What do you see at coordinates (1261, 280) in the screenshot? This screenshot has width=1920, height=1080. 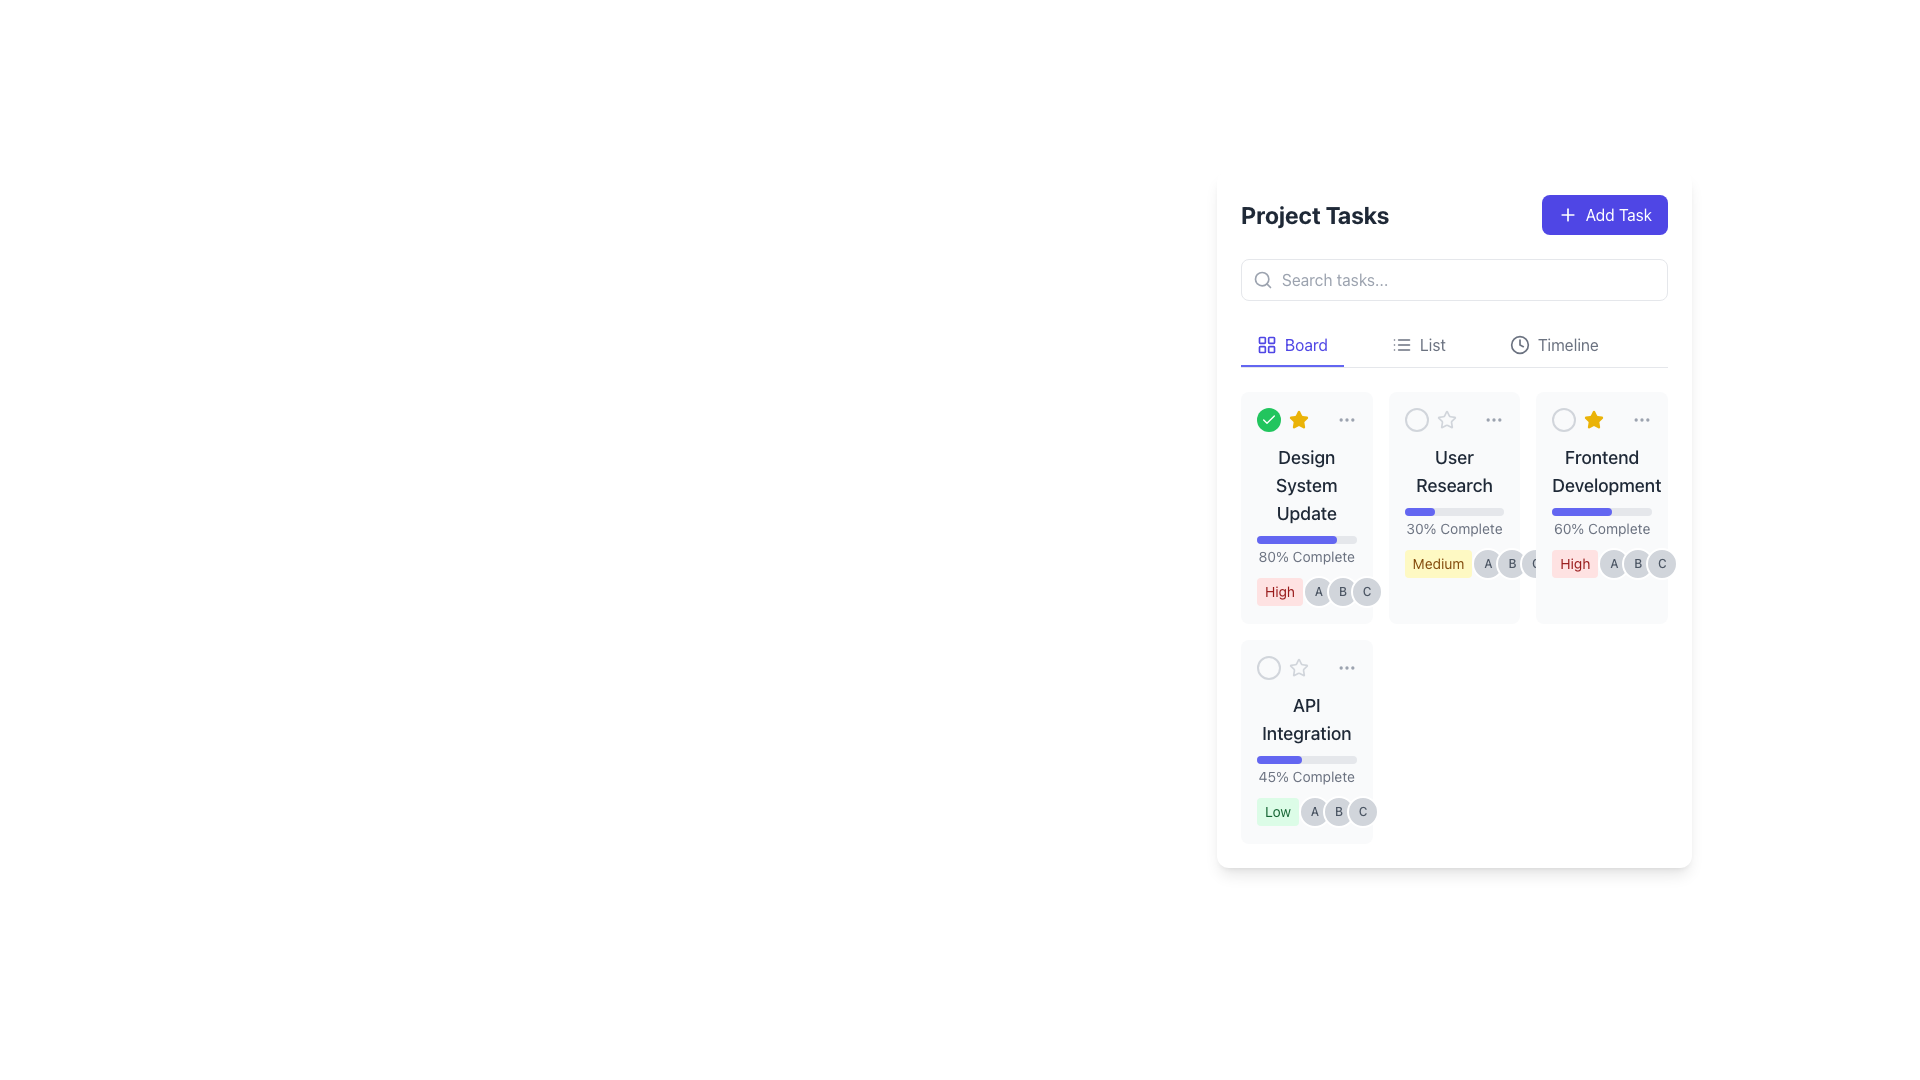 I see `the magnifying glass icon located to the far left of the search input field, which visually indicates the search function` at bounding box center [1261, 280].